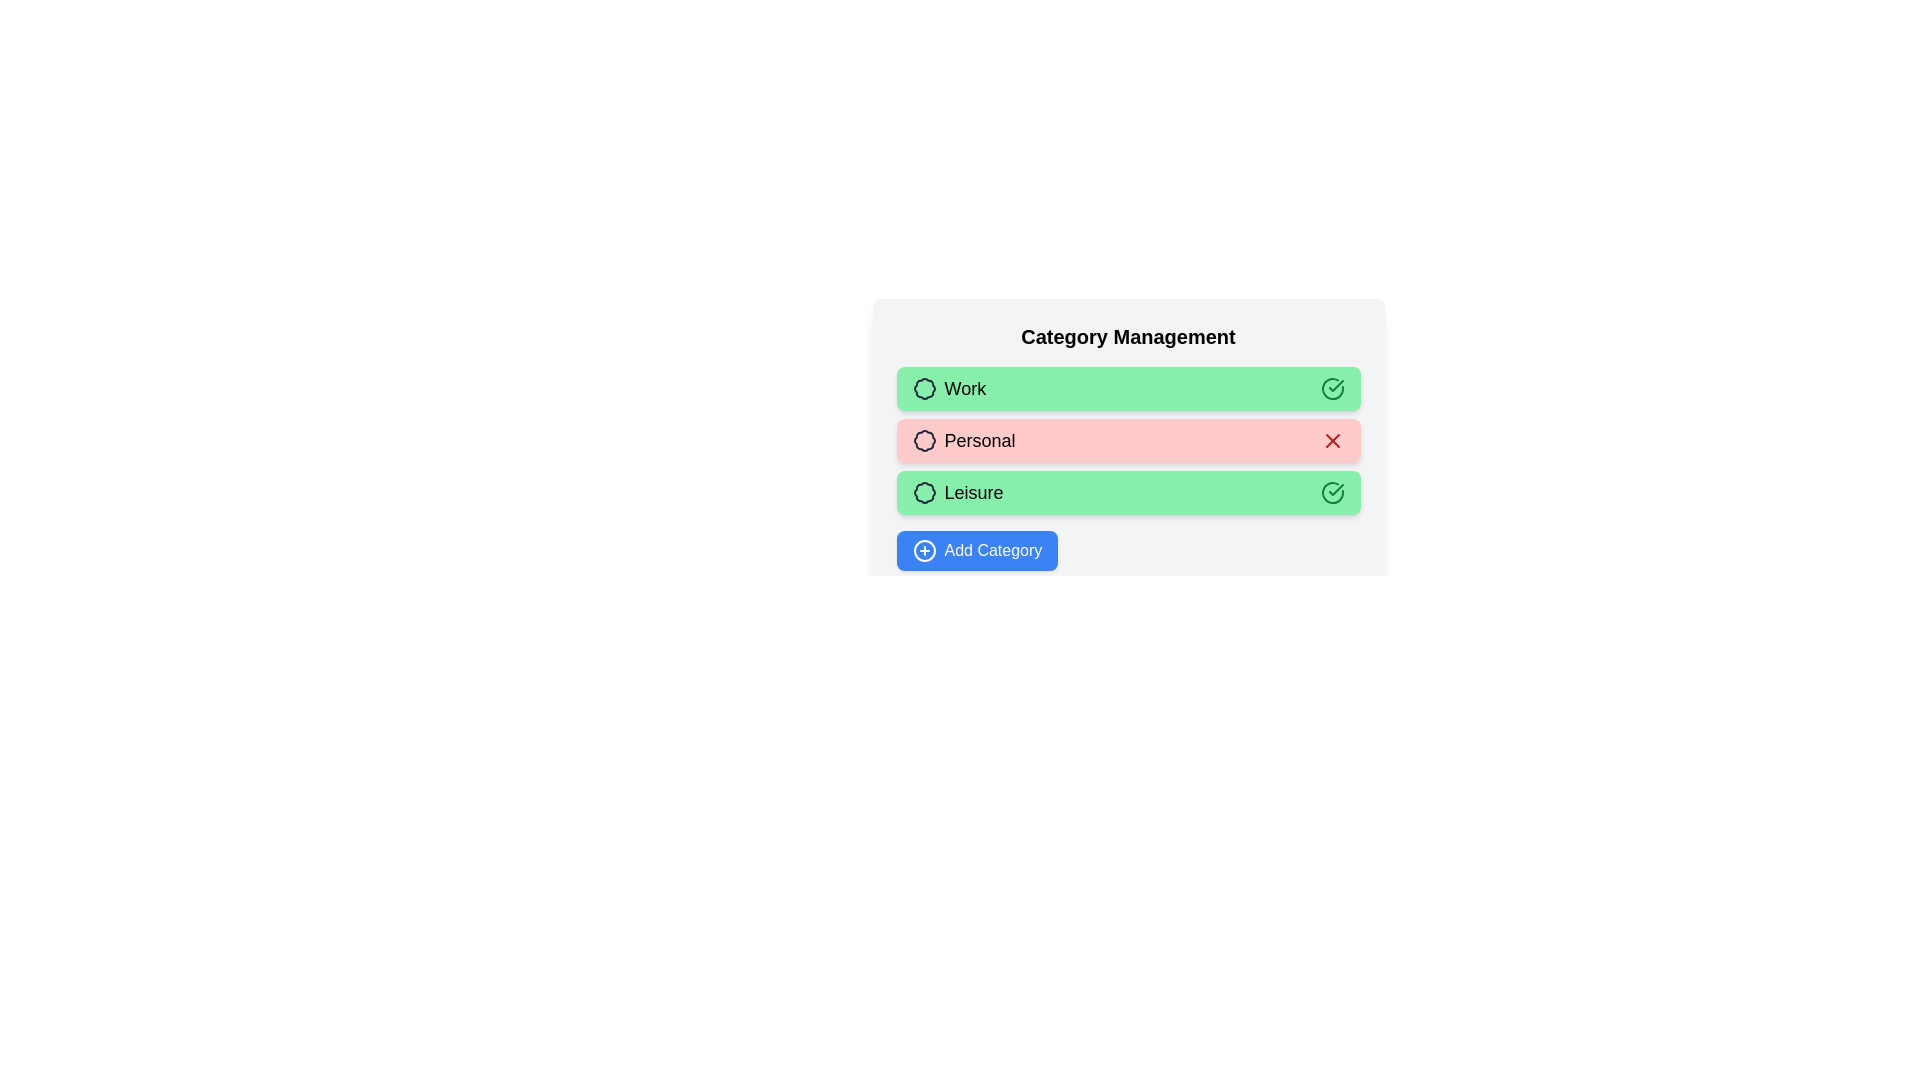 The height and width of the screenshot is (1080, 1920). I want to click on the category Personal, so click(1128, 439).